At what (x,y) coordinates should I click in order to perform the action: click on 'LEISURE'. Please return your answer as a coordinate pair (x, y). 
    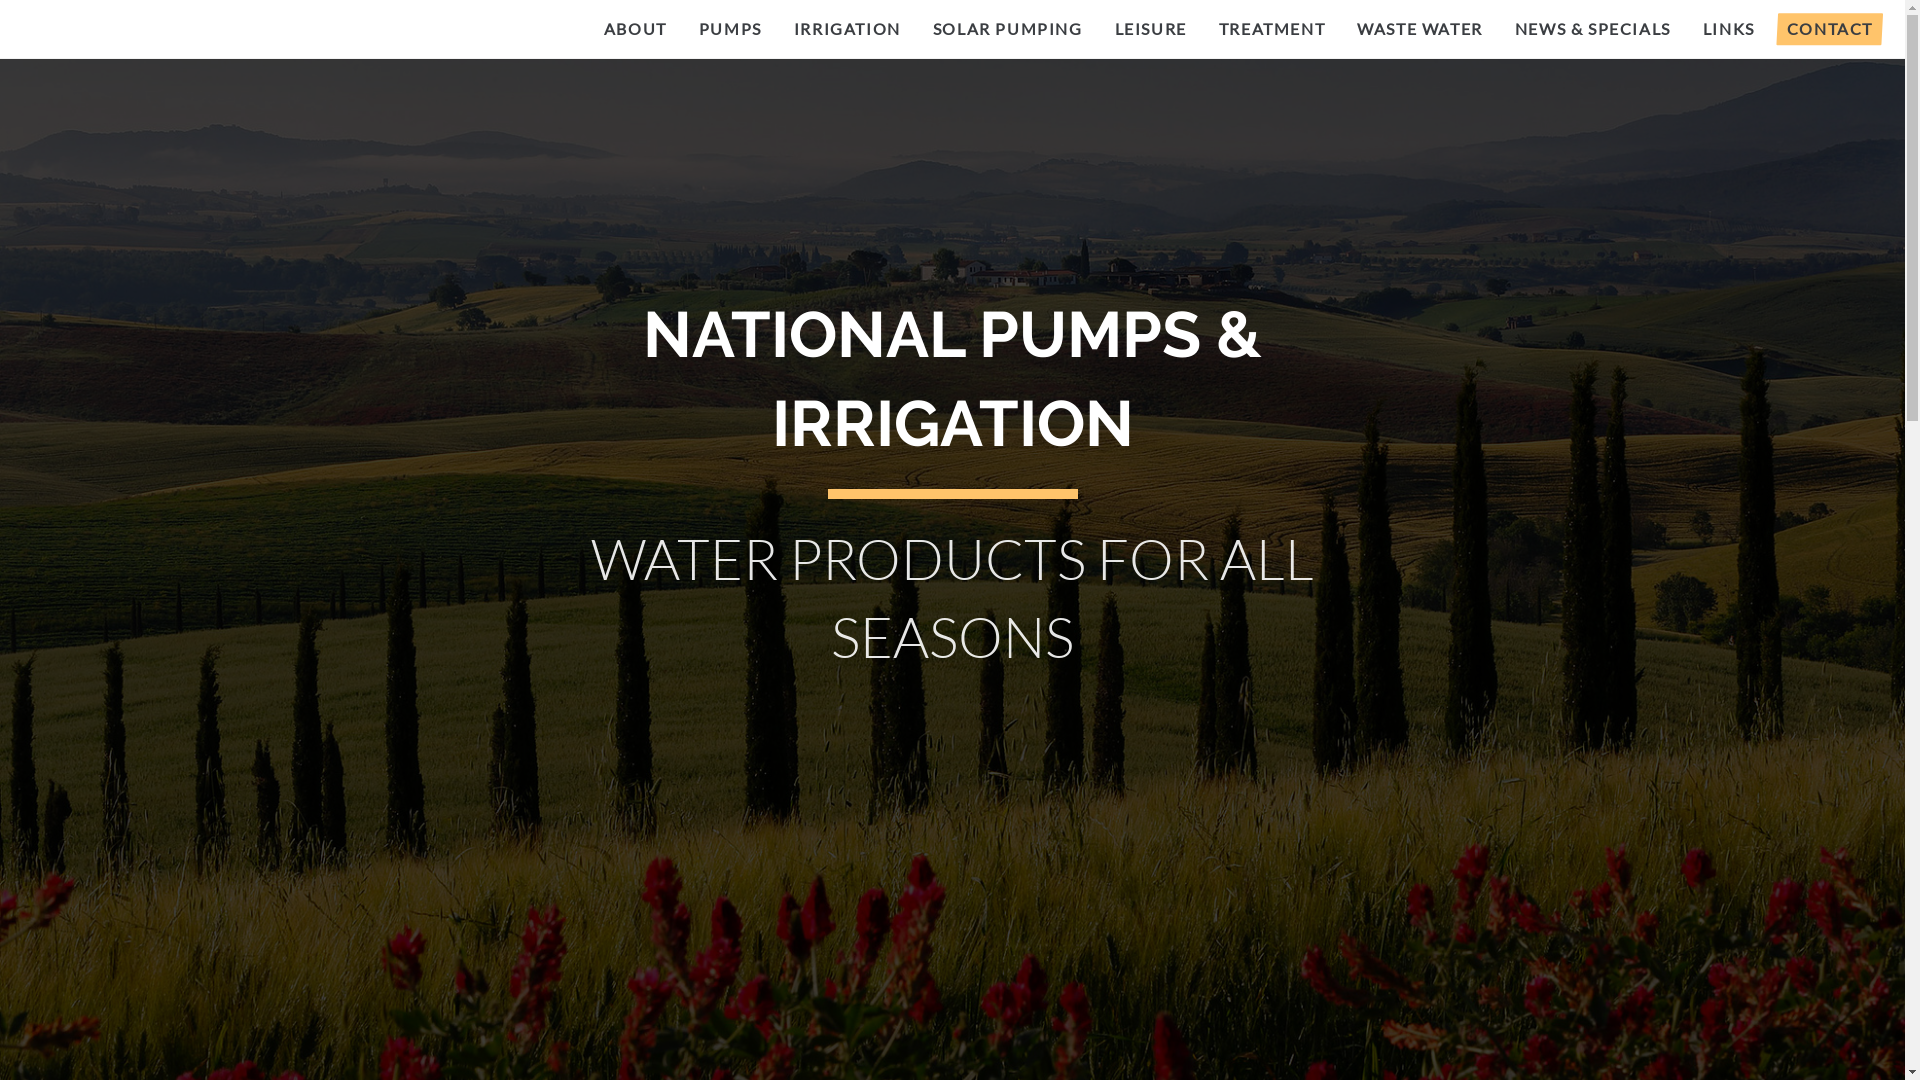
    Looking at the image, I should click on (1151, 29).